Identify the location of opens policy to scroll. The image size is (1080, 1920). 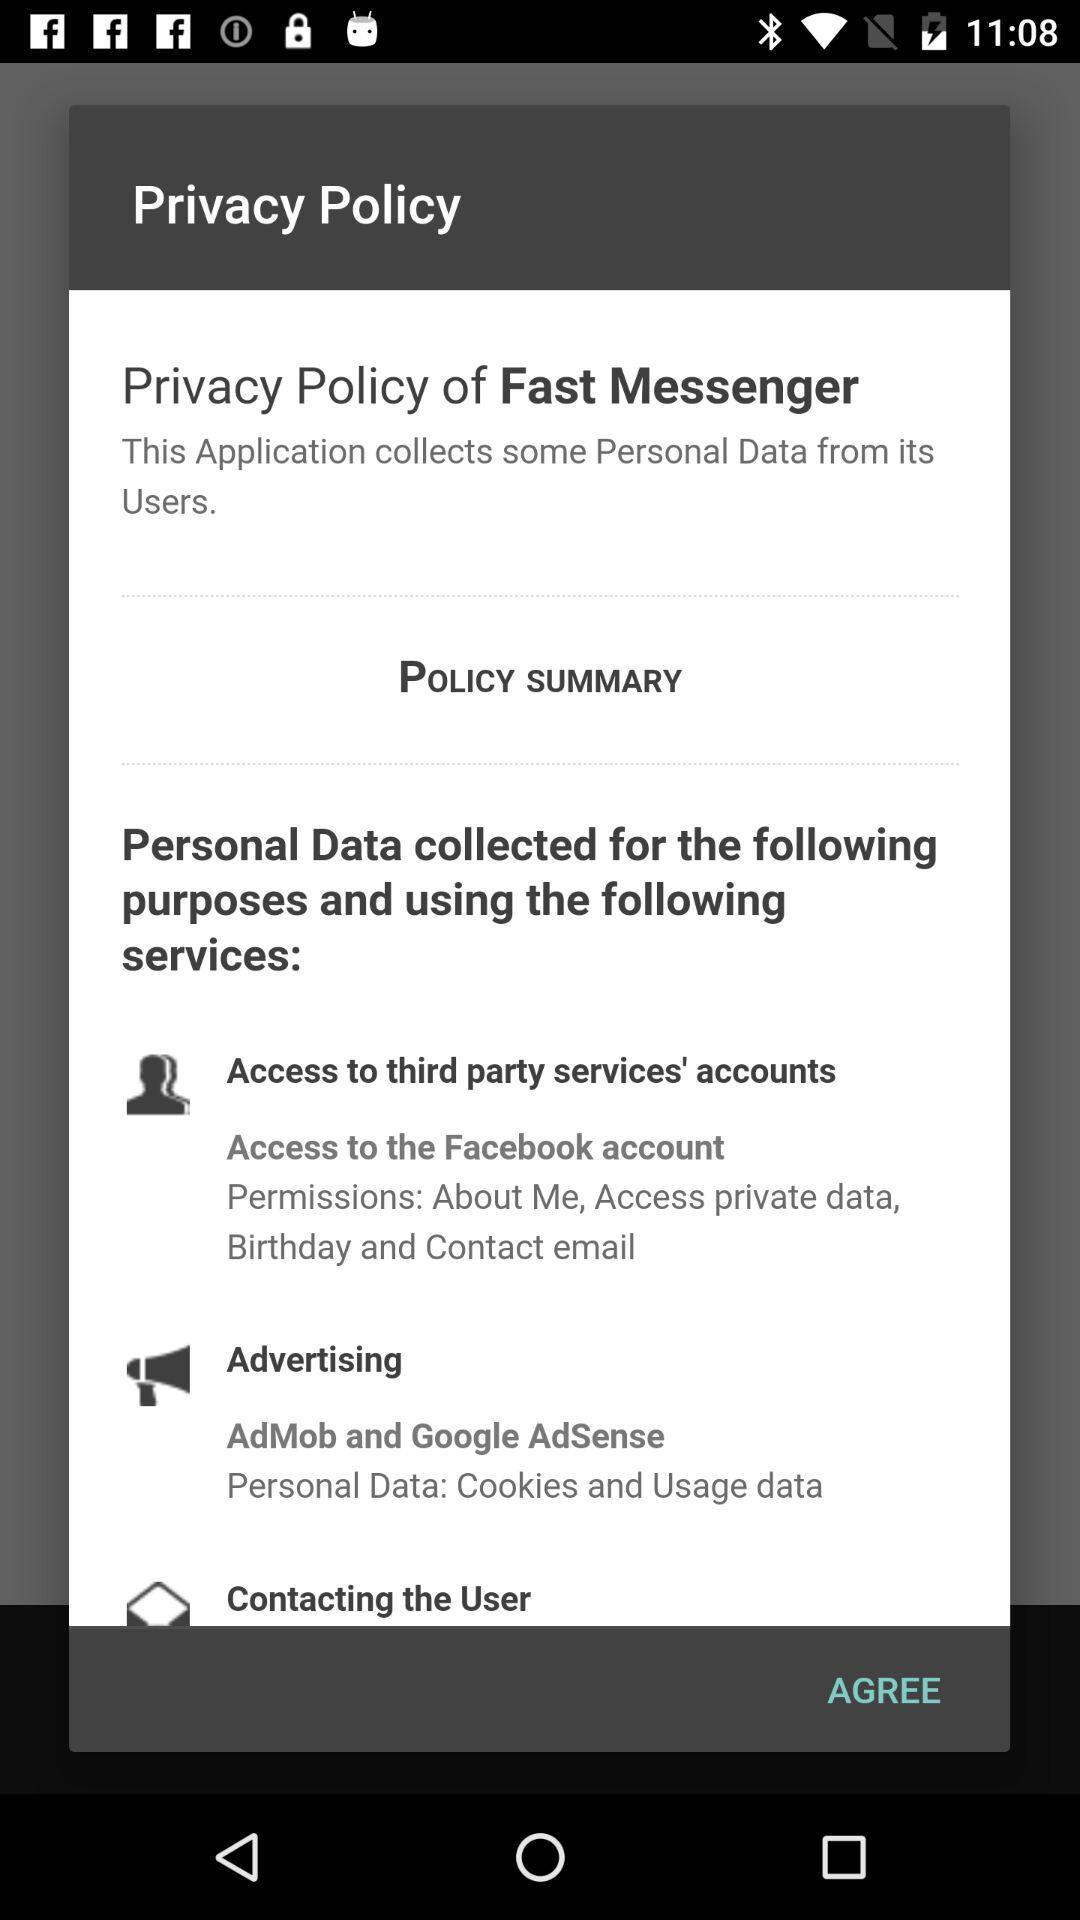
(538, 957).